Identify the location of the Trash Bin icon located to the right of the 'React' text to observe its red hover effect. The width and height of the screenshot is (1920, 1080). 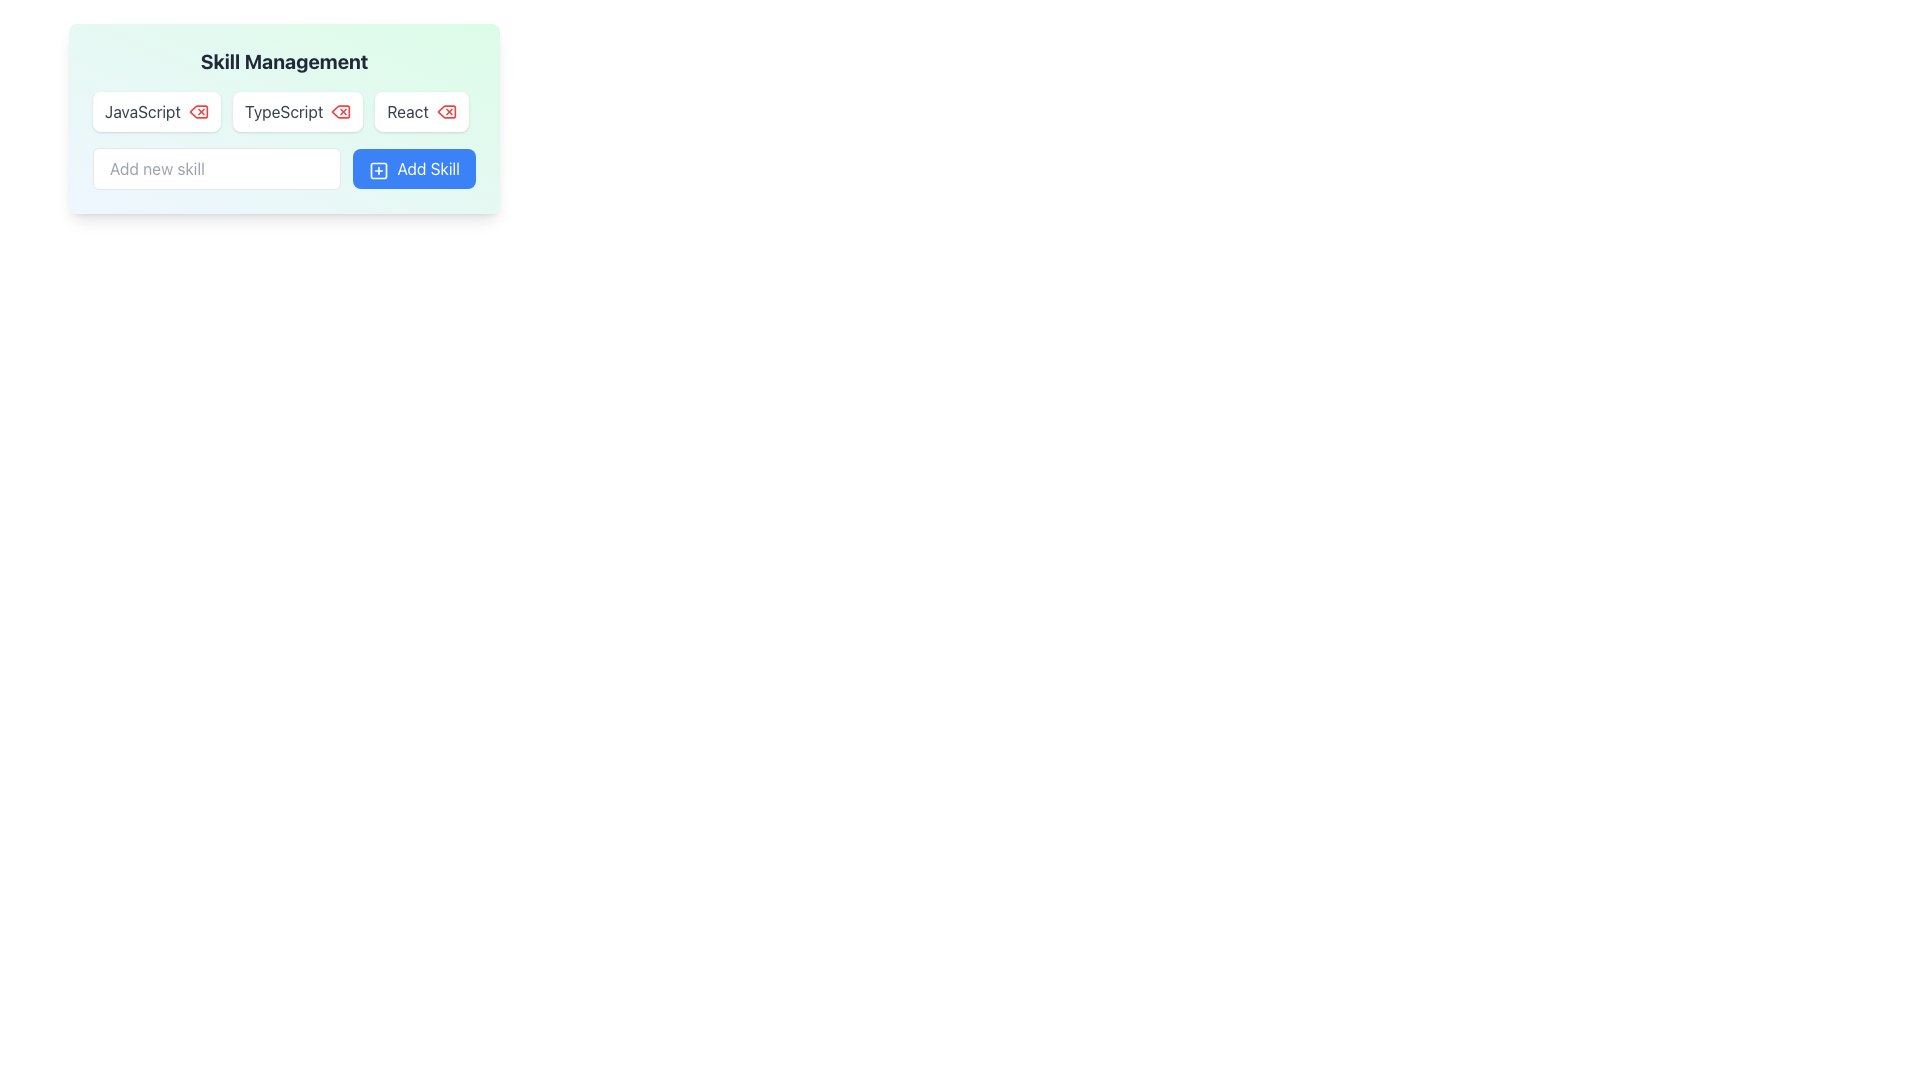
(445, 111).